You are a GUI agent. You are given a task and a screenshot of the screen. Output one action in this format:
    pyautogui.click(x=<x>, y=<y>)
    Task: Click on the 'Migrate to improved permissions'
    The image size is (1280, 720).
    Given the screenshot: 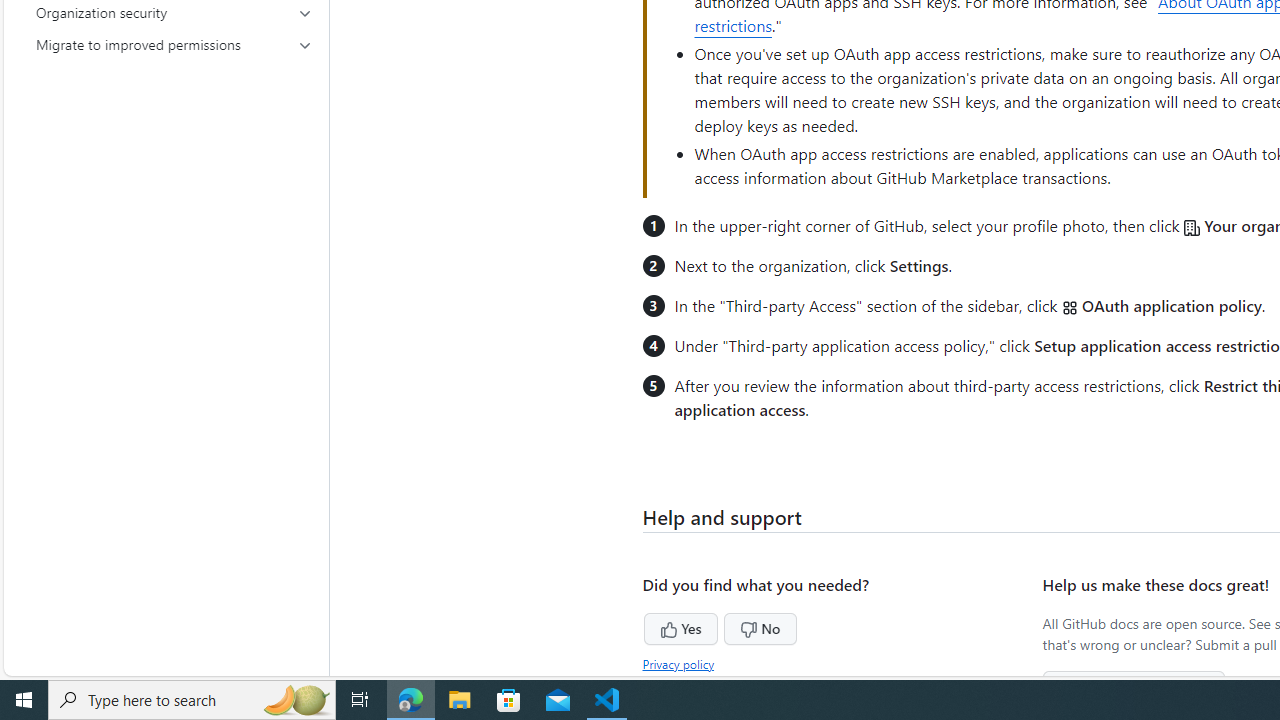 What is the action you would take?
    pyautogui.click(x=174, y=45)
    